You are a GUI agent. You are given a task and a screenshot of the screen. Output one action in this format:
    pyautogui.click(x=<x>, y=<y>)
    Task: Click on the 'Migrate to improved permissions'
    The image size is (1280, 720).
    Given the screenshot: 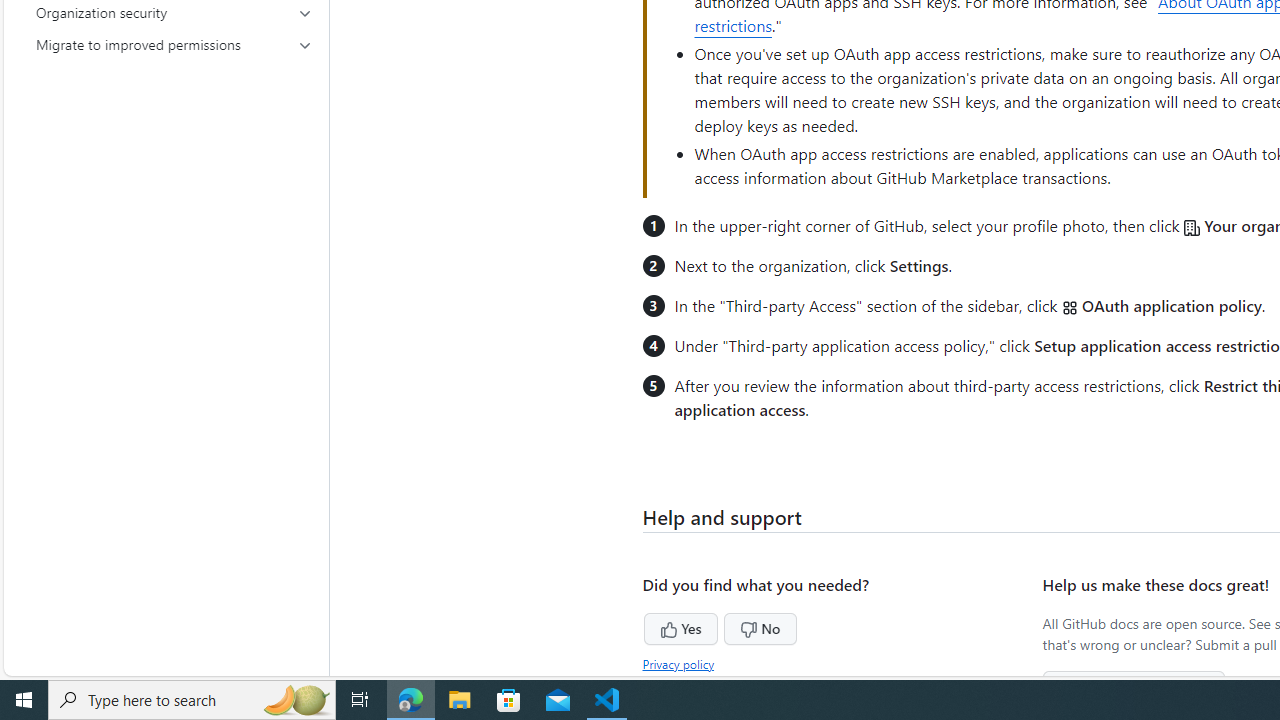 What is the action you would take?
    pyautogui.click(x=174, y=45)
    